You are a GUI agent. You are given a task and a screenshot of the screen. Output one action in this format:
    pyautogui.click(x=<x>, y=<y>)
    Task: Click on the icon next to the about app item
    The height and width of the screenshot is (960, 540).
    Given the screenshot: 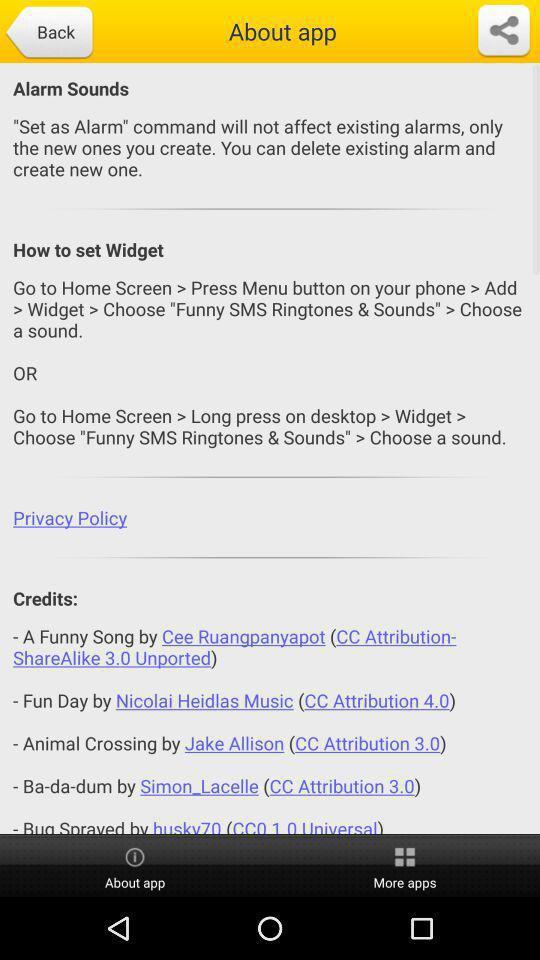 What is the action you would take?
    pyautogui.click(x=502, y=30)
    